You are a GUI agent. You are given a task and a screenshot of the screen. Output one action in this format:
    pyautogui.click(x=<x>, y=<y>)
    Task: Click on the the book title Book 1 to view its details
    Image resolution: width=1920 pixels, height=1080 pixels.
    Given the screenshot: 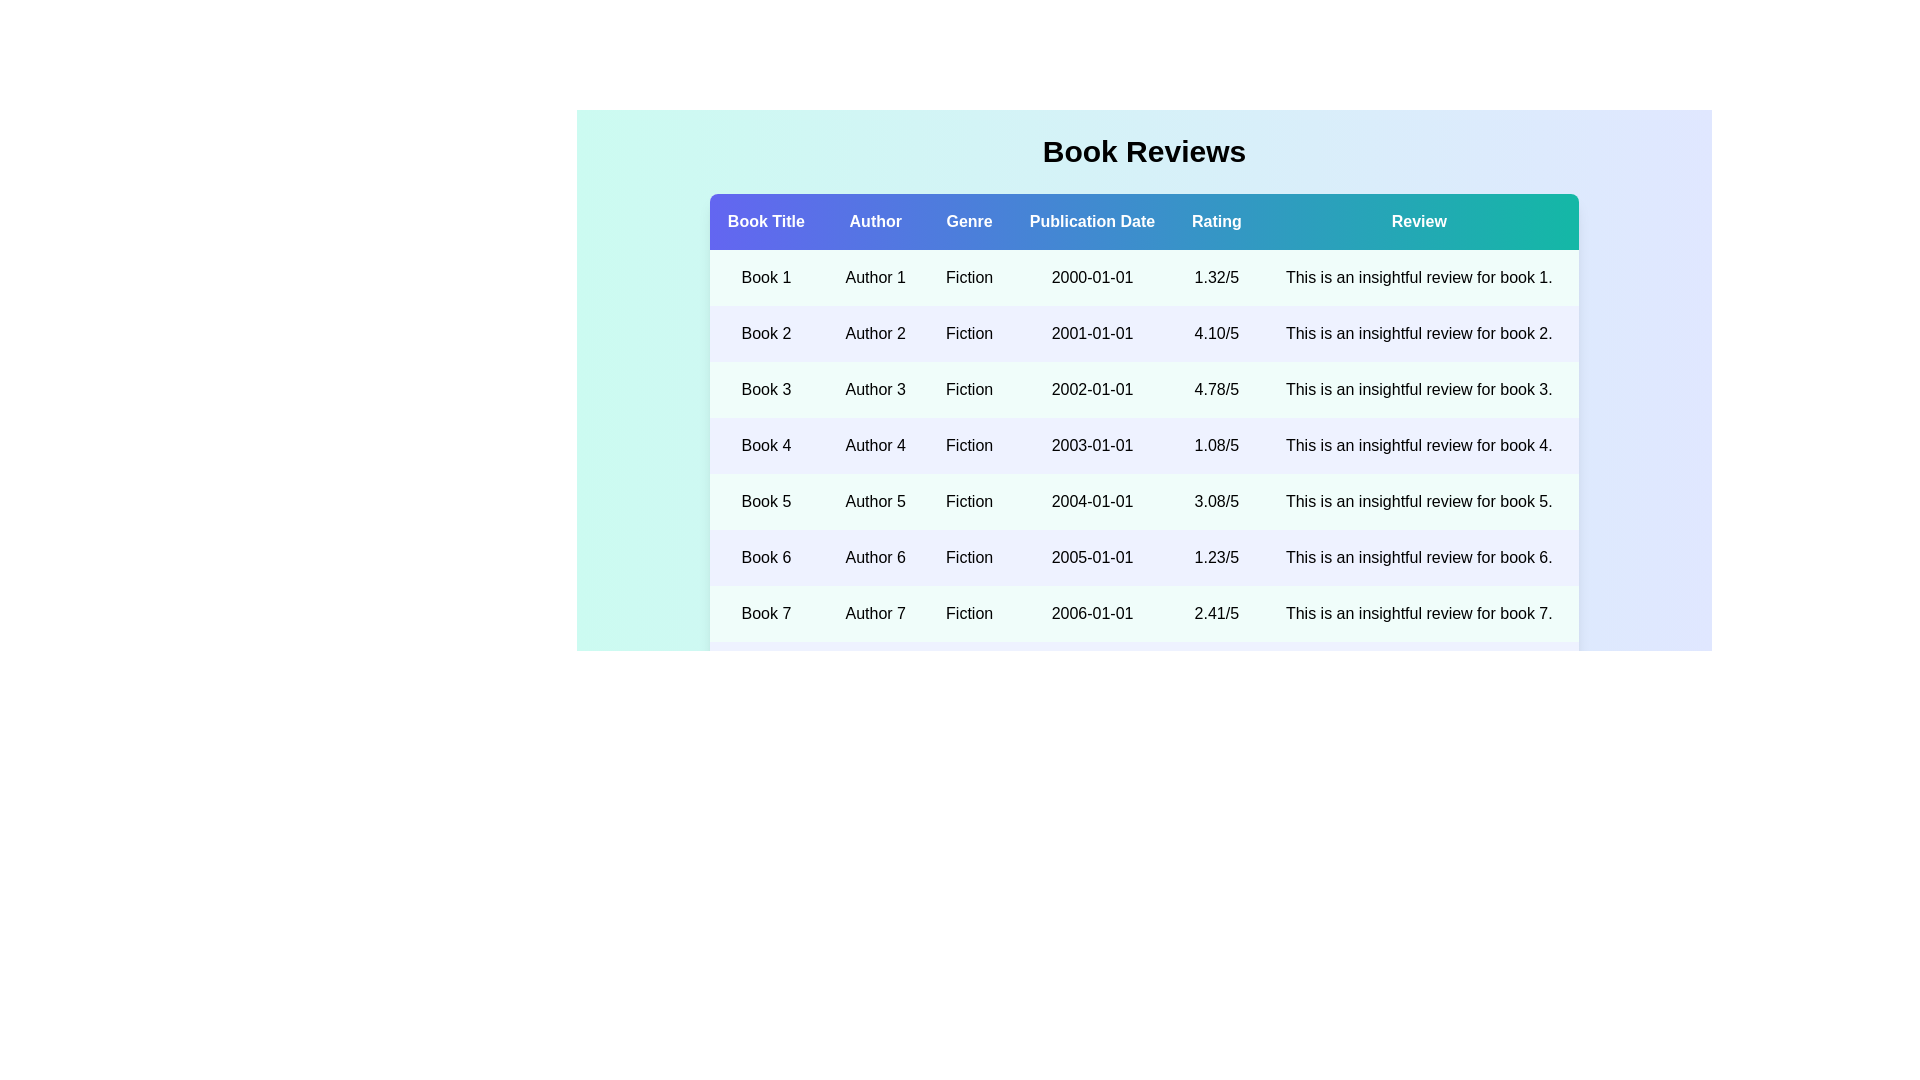 What is the action you would take?
    pyautogui.click(x=765, y=277)
    